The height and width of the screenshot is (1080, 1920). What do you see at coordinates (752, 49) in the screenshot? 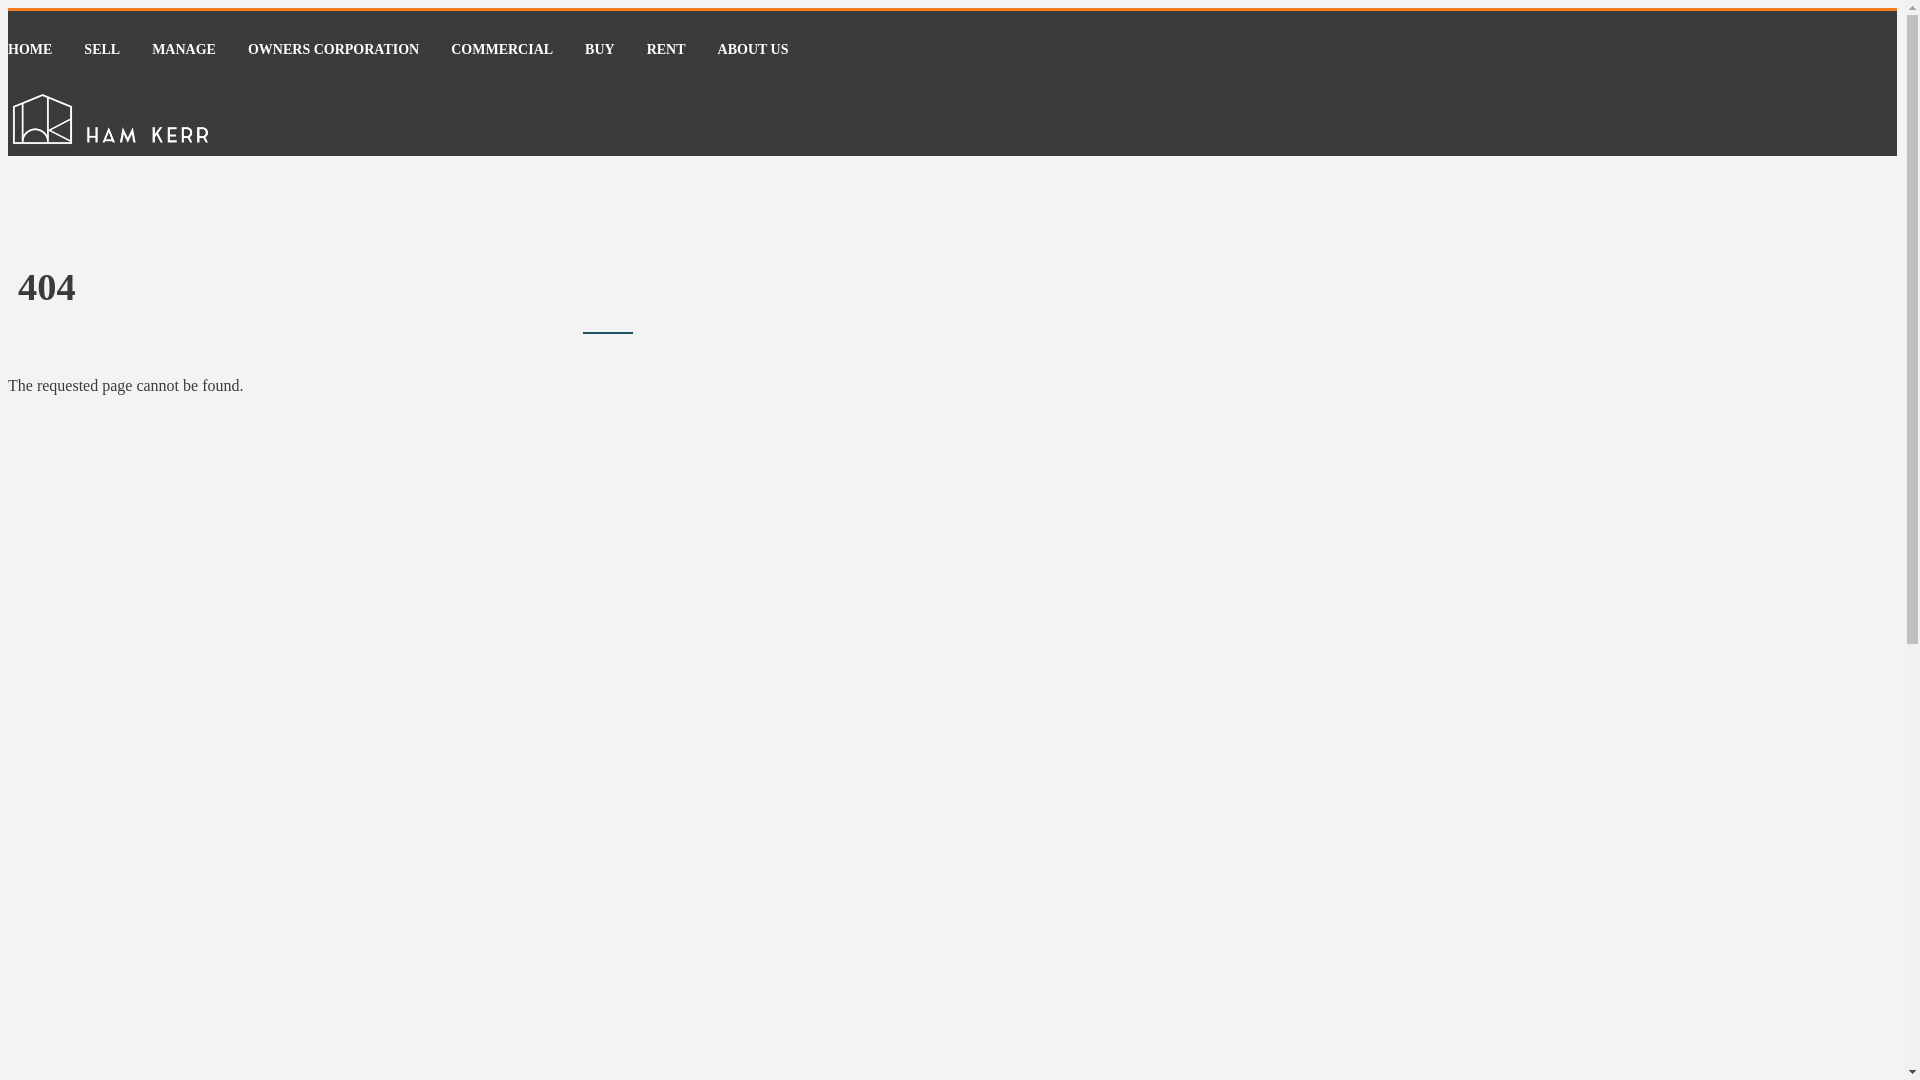
I see `'ABOUT US'` at bounding box center [752, 49].